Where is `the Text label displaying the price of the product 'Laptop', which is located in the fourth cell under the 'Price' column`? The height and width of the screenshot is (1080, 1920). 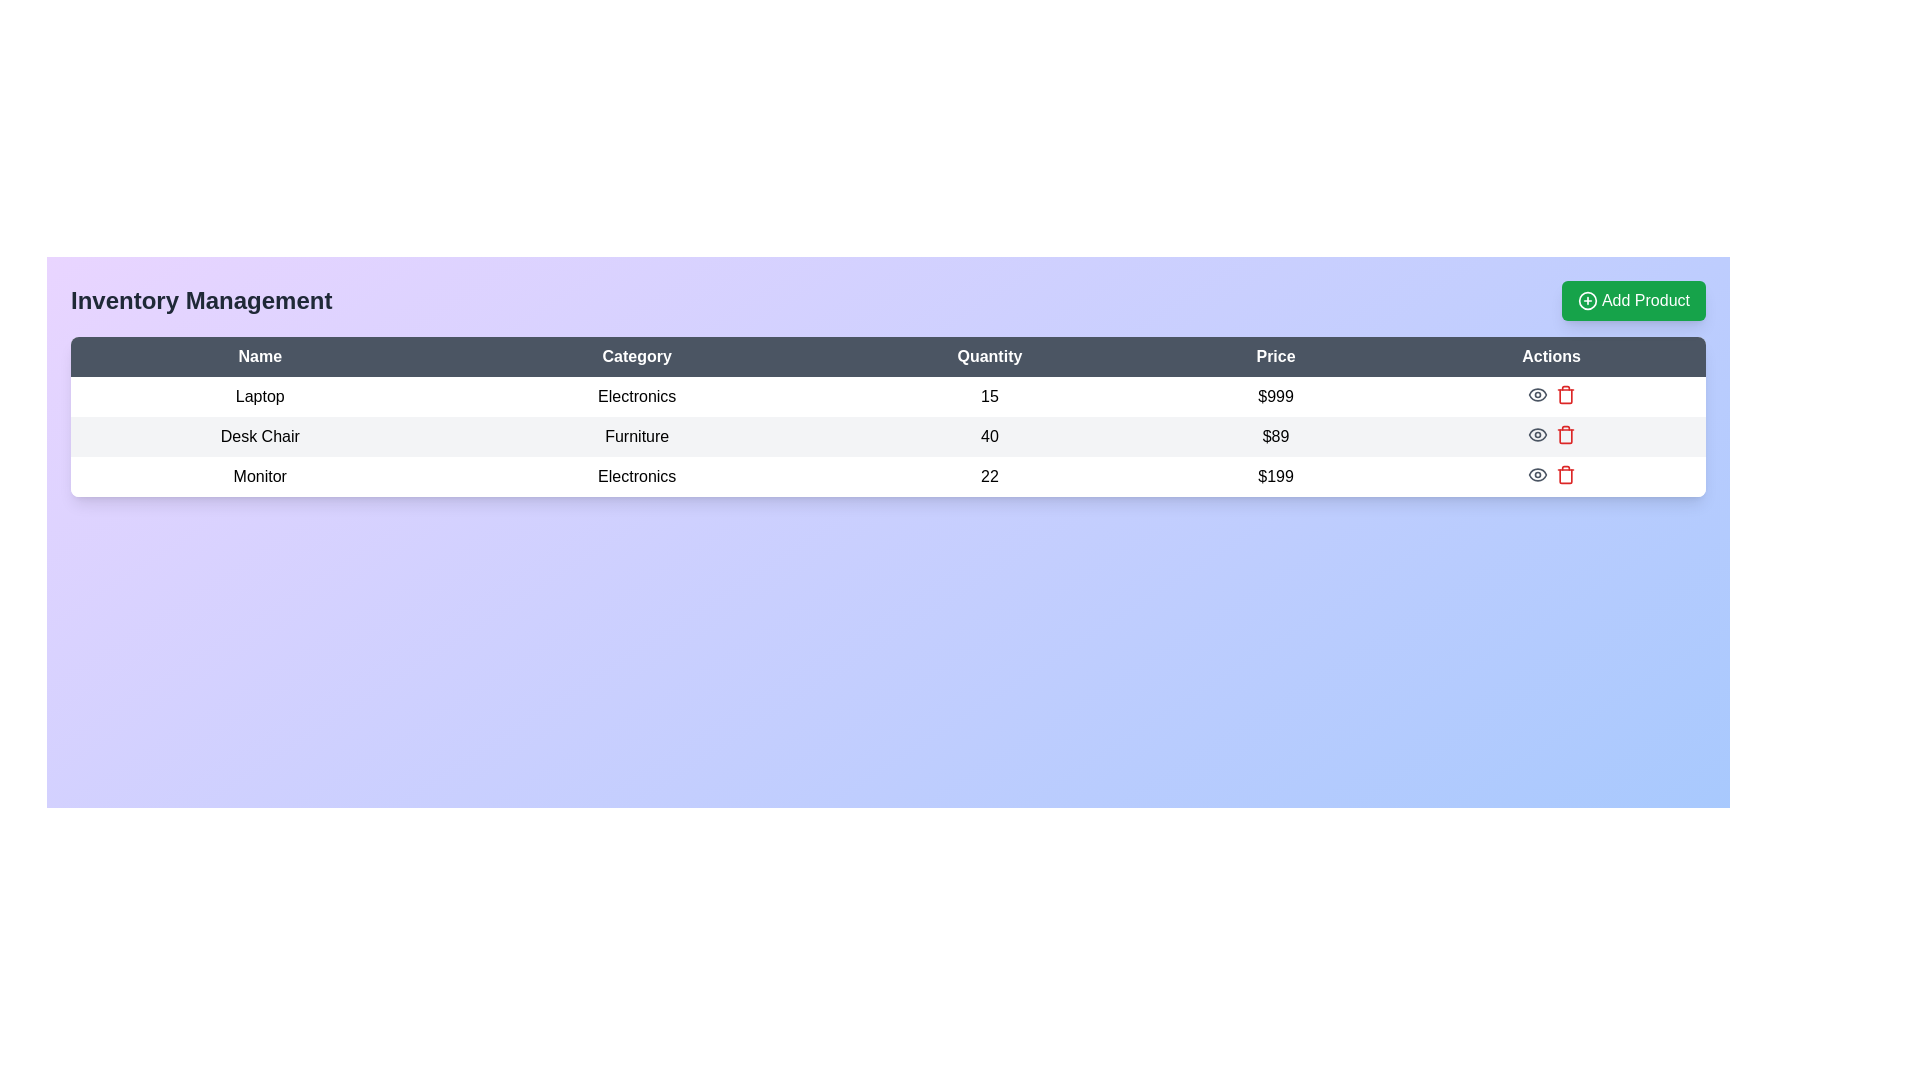 the Text label displaying the price of the product 'Laptop', which is located in the fourth cell under the 'Price' column is located at coordinates (1275, 397).